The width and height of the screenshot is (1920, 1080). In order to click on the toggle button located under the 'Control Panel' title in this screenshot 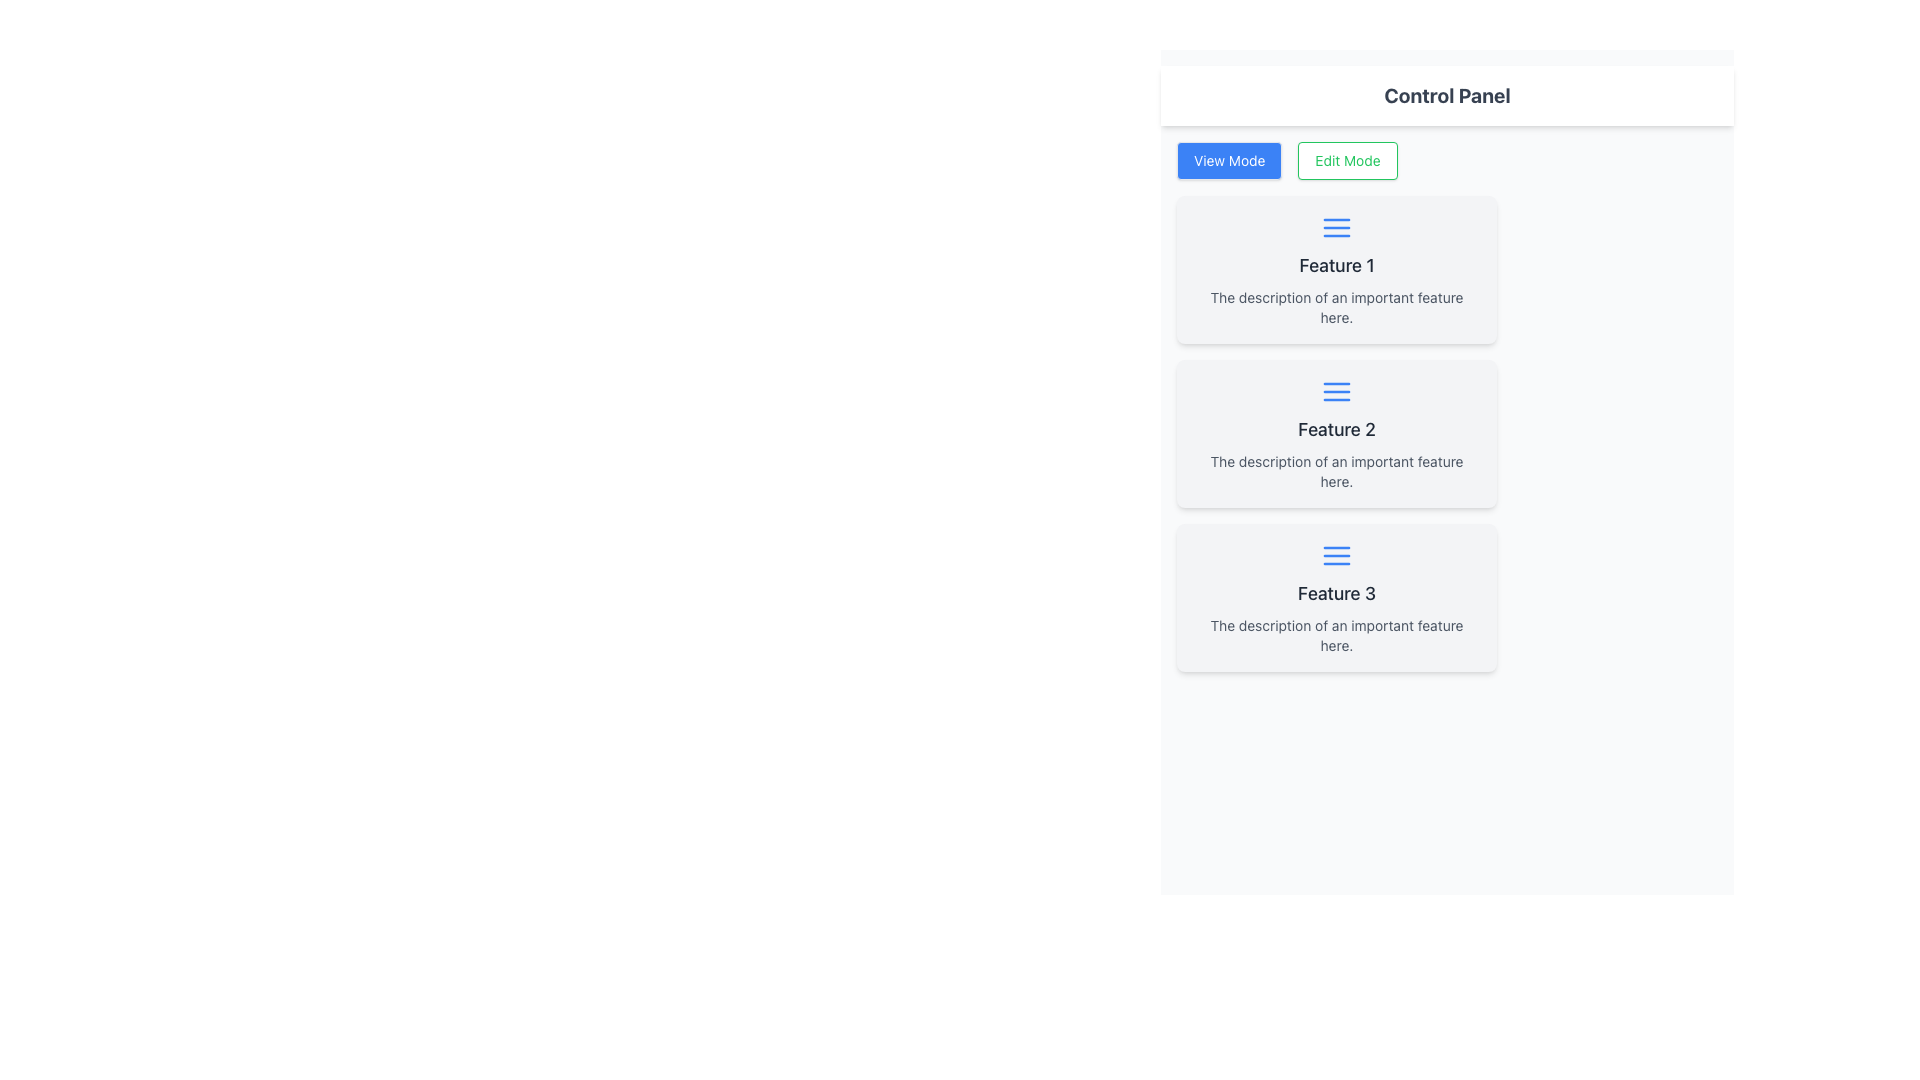, I will do `click(1228, 160)`.